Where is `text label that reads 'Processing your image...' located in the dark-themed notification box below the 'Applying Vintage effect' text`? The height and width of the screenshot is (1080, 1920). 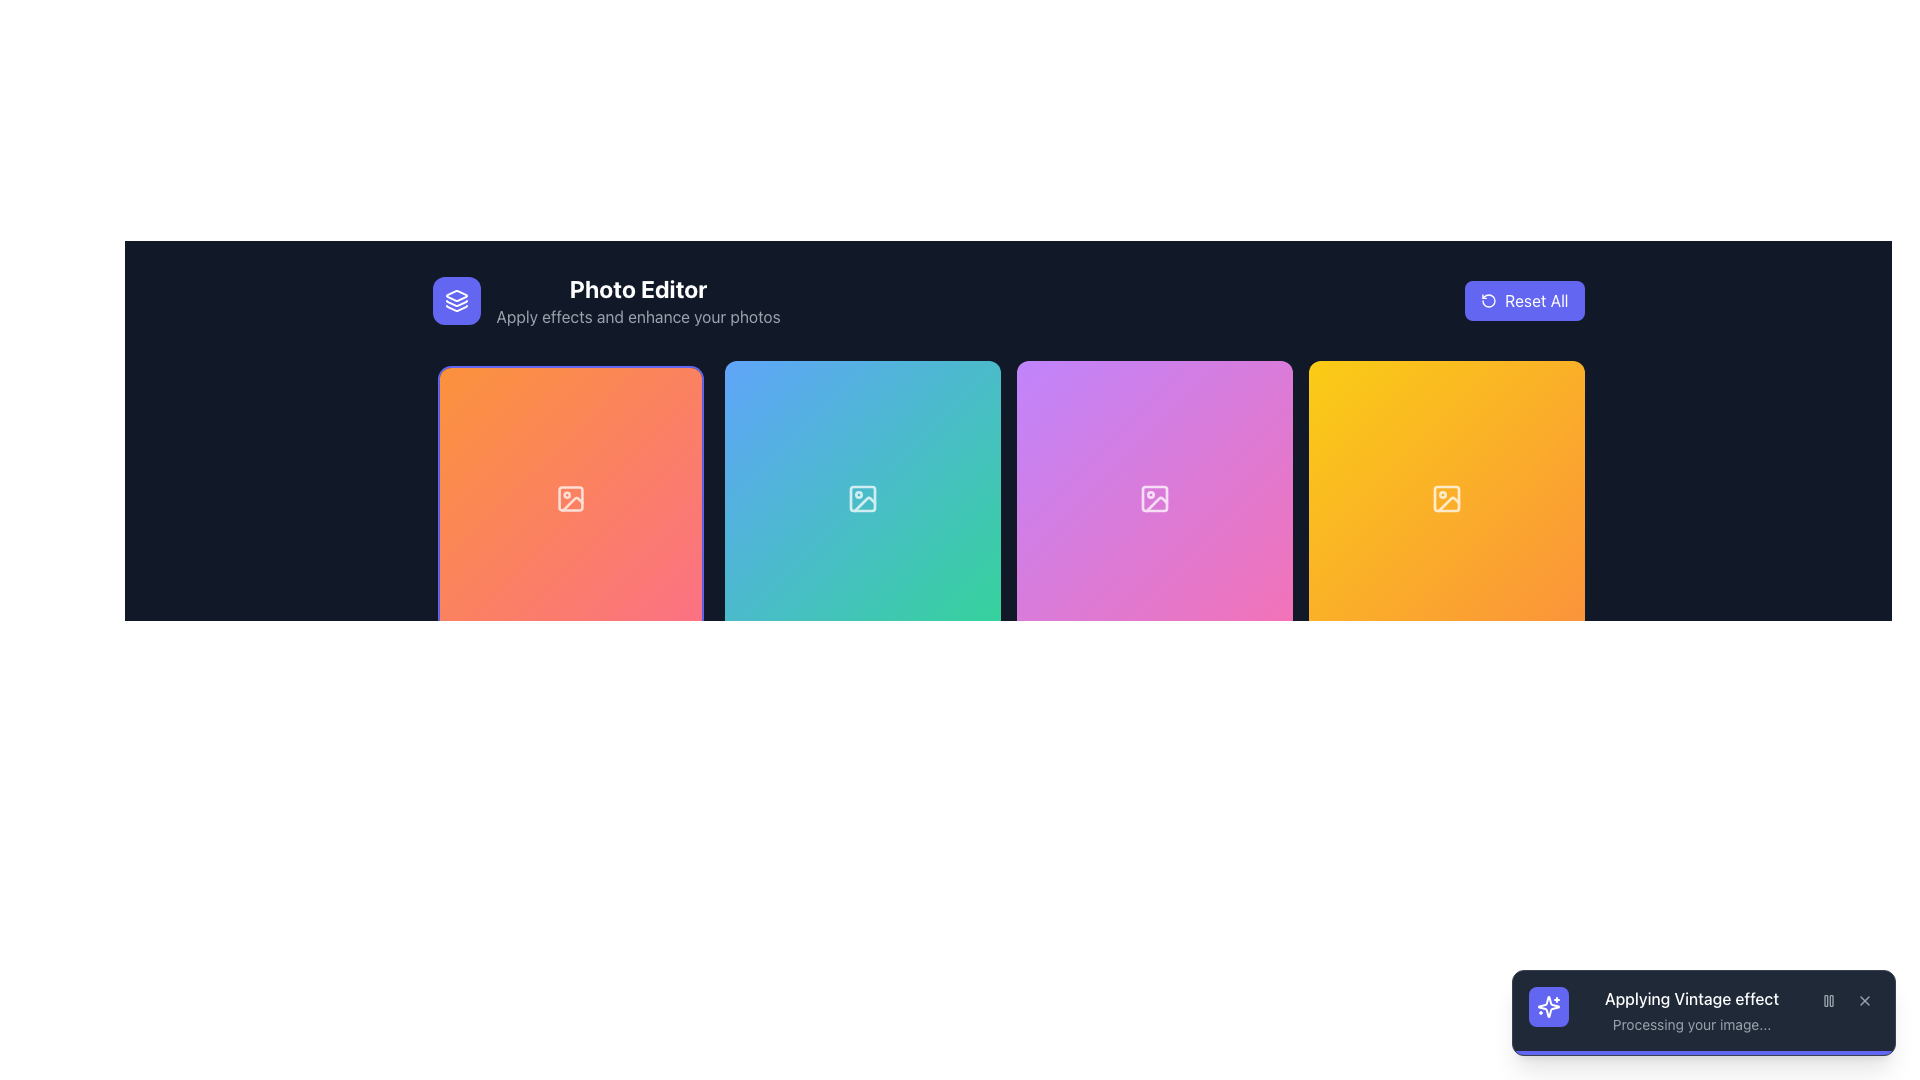 text label that reads 'Processing your image...' located in the dark-themed notification box below the 'Applying Vintage effect' text is located at coordinates (1690, 1025).